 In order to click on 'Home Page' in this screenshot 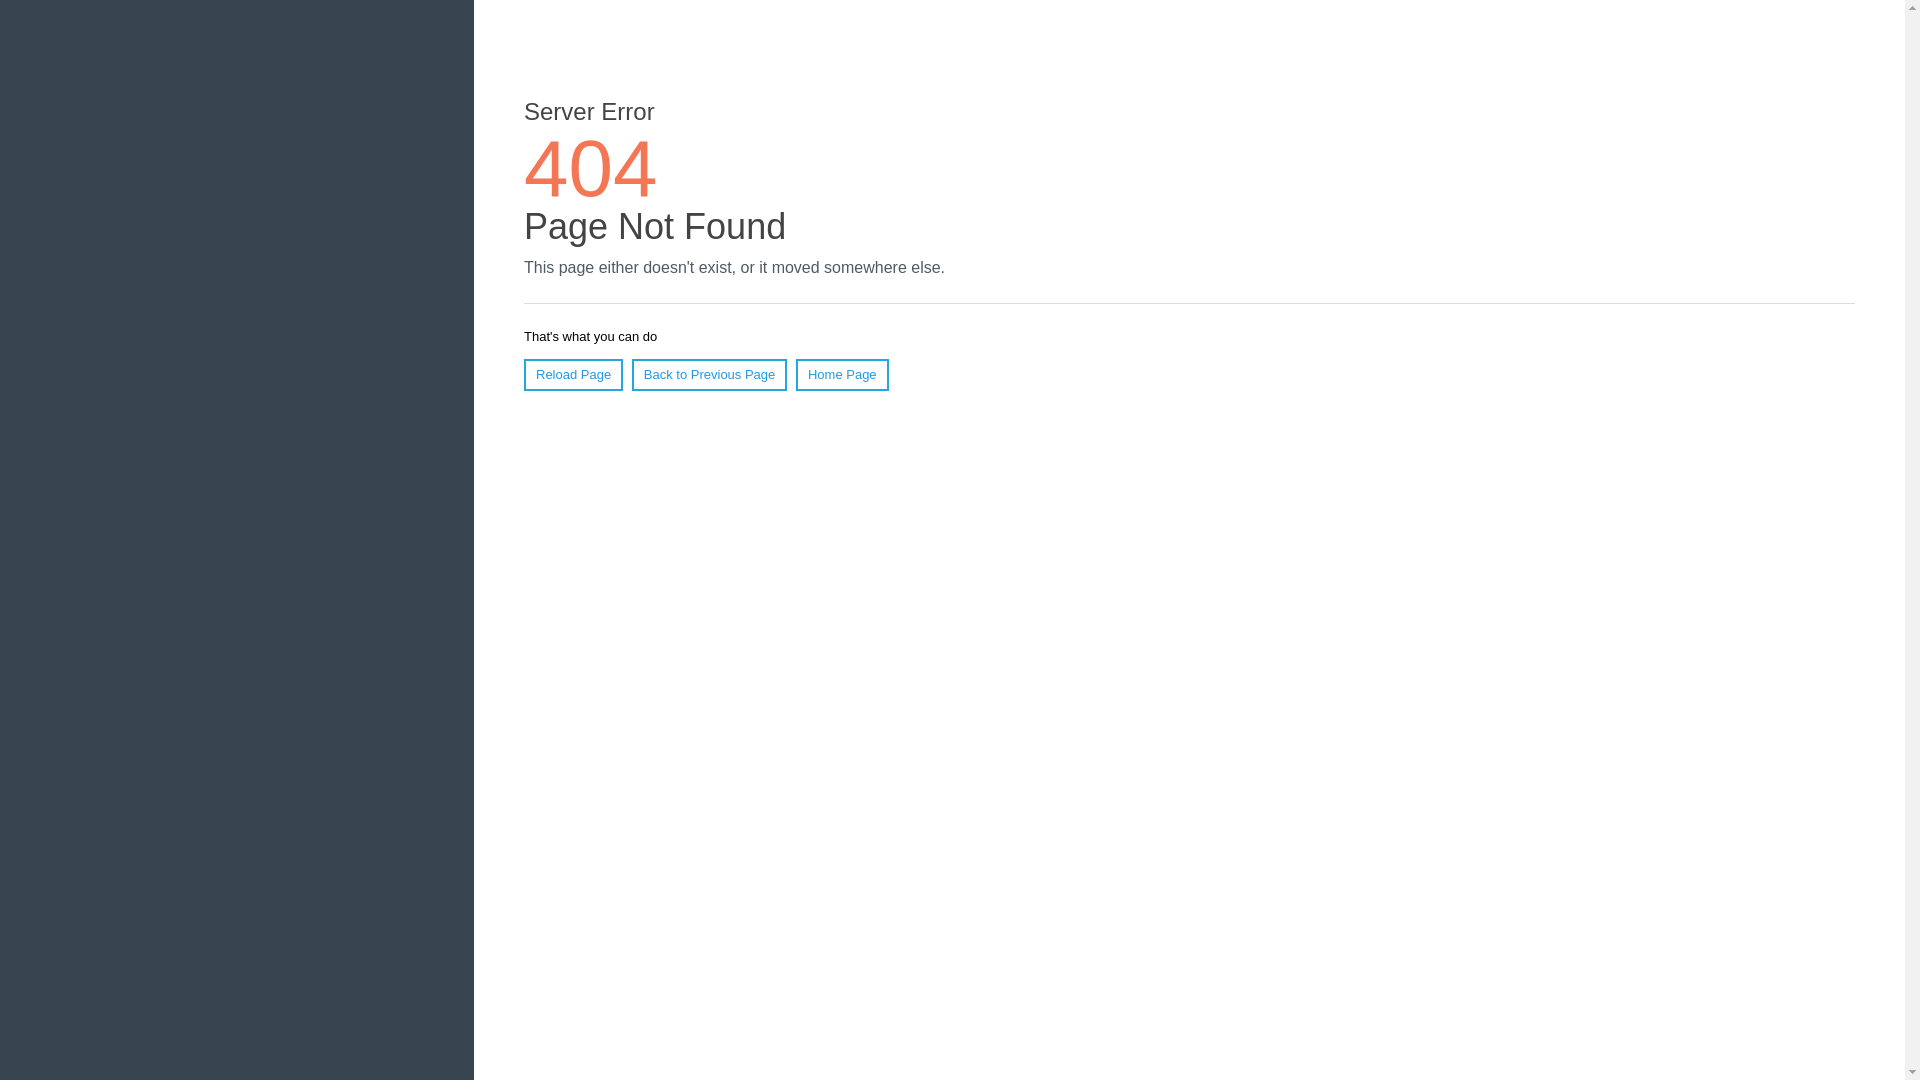, I will do `click(842, 374)`.